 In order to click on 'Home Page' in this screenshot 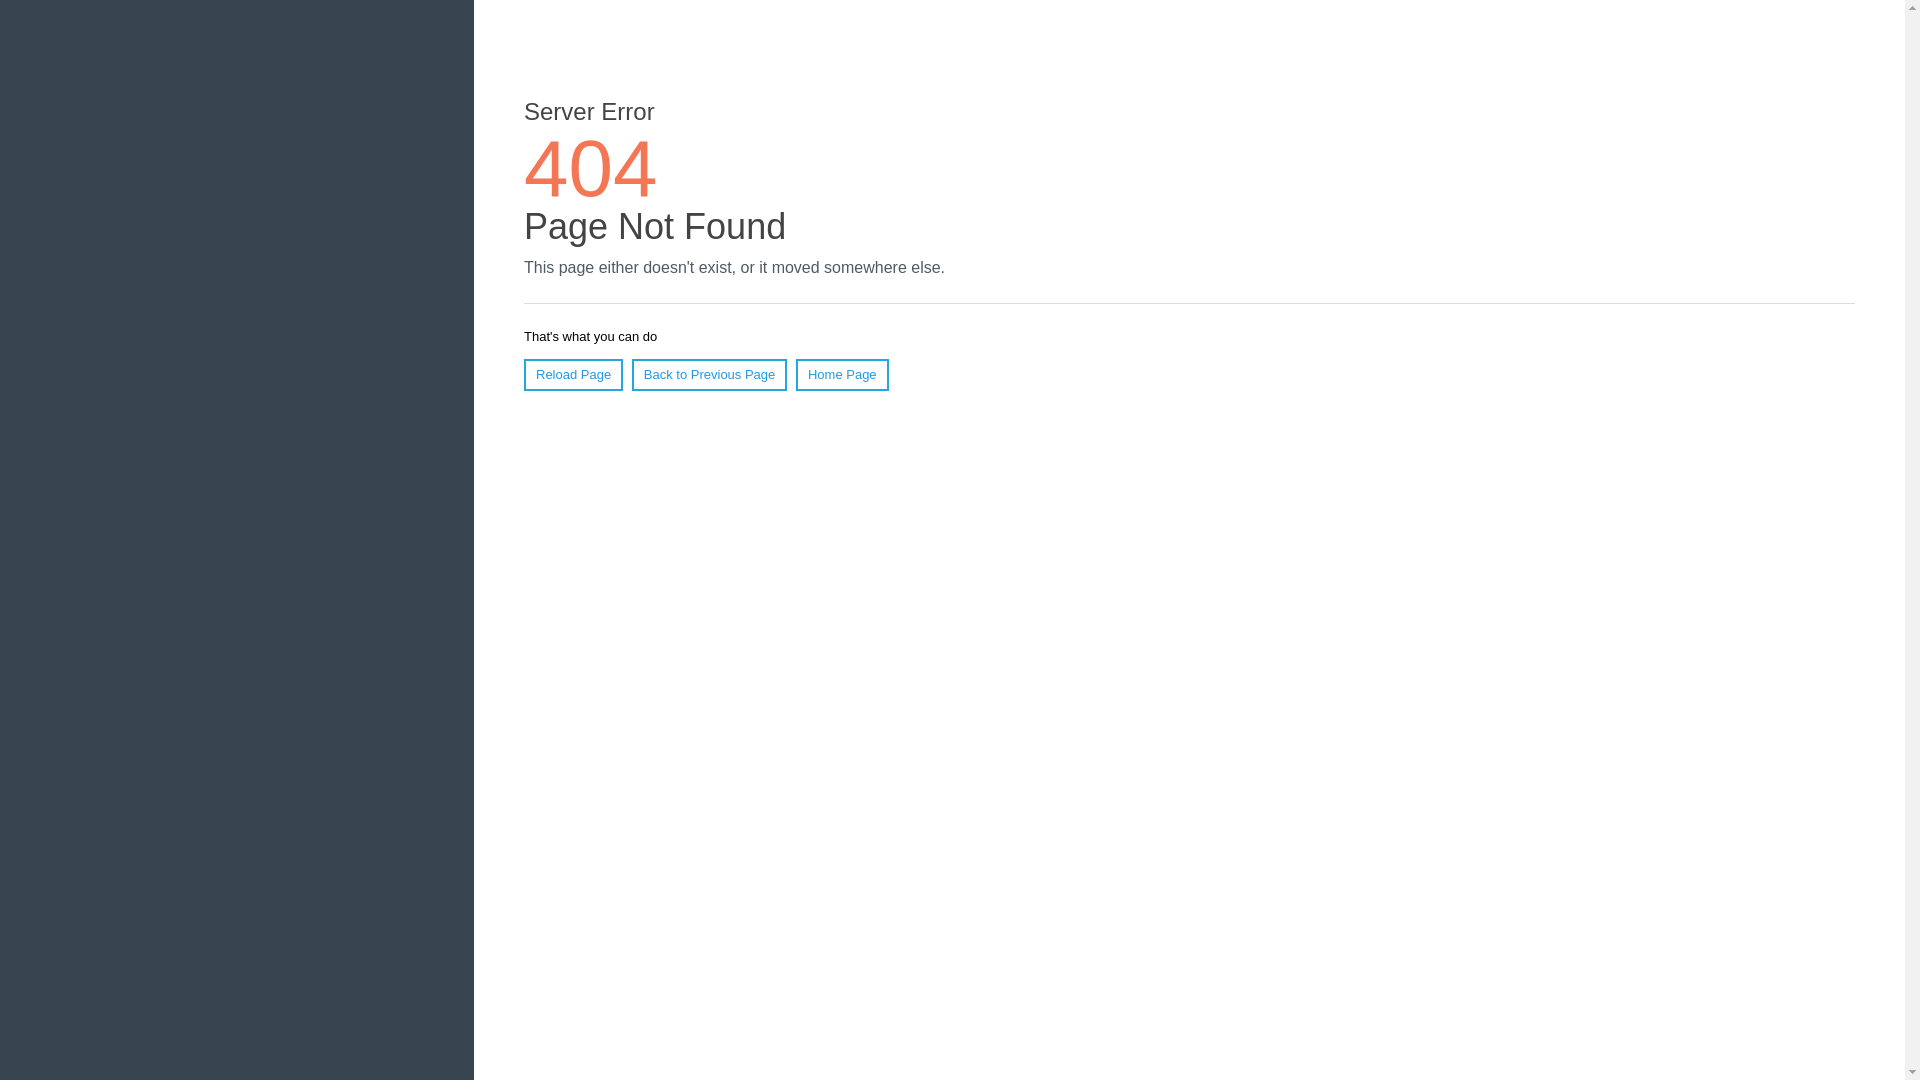, I will do `click(842, 374)`.